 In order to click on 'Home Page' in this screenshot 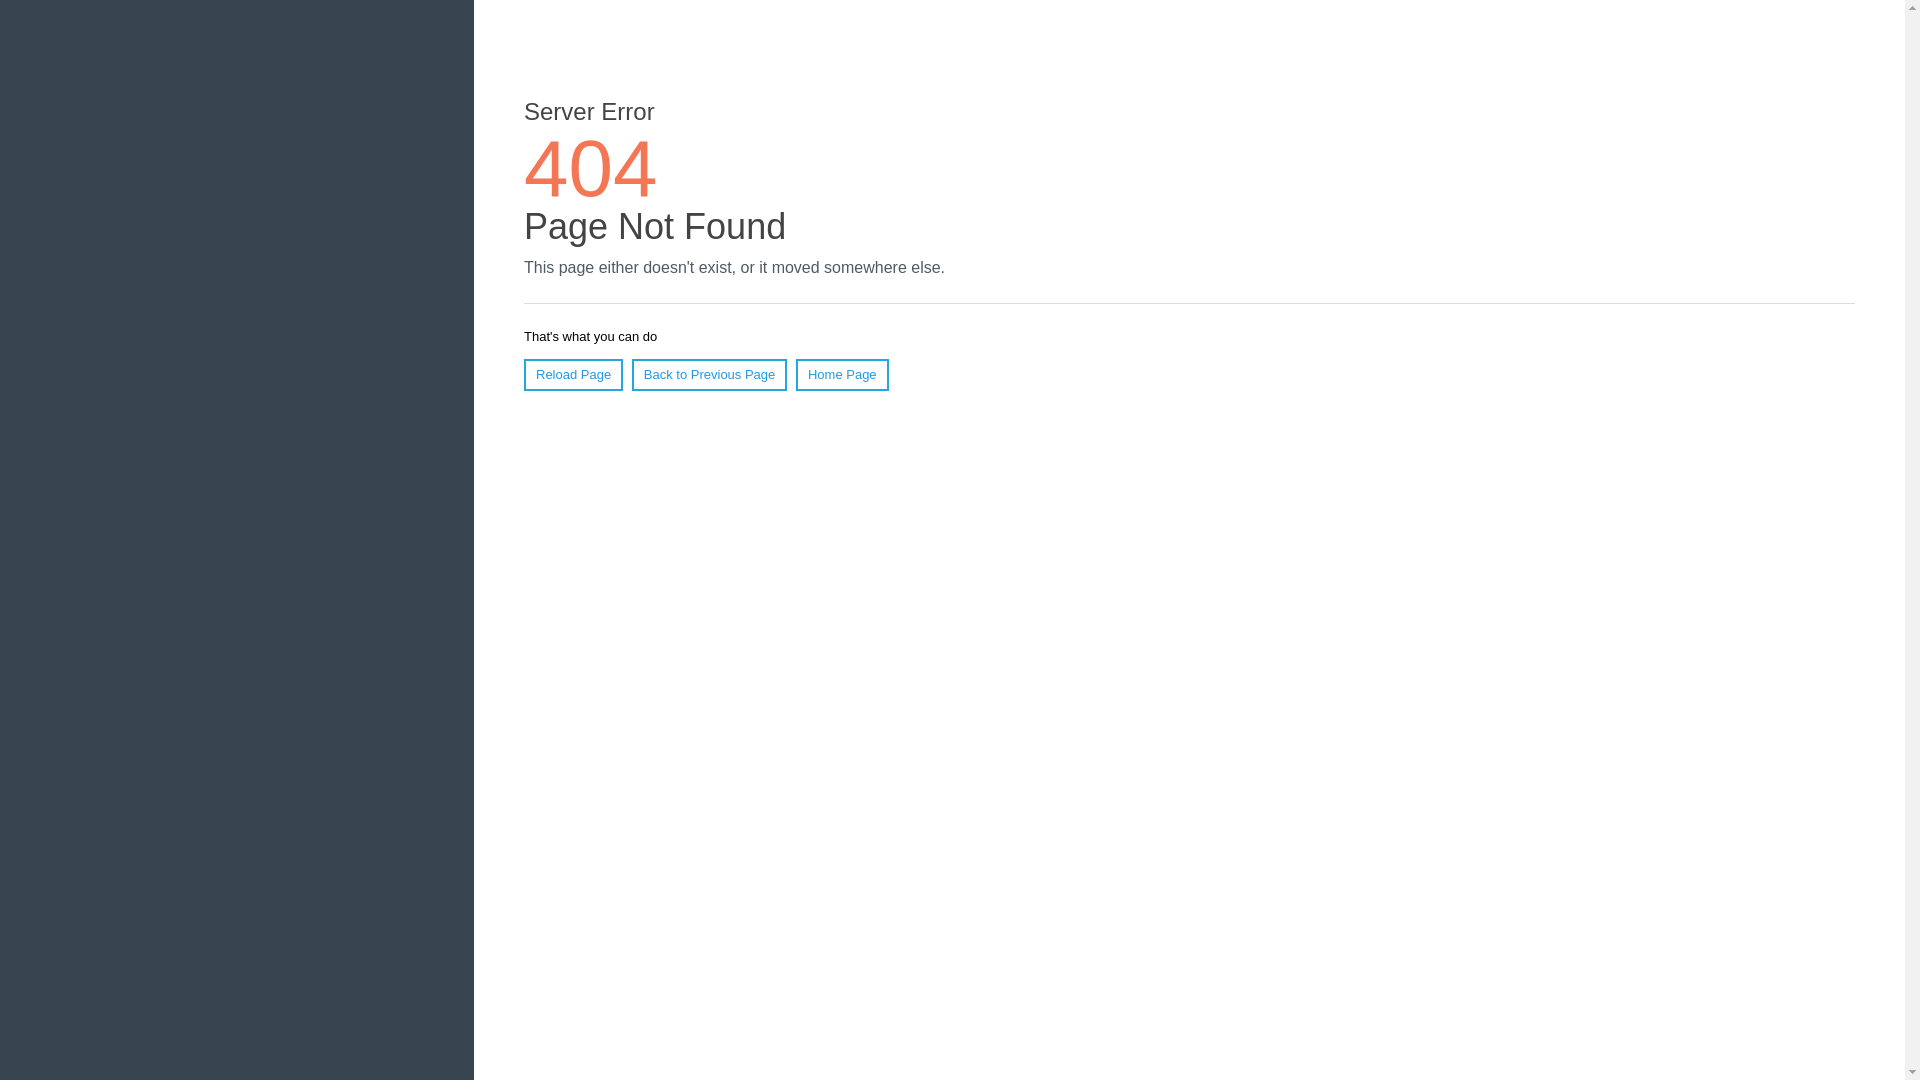, I will do `click(842, 374)`.